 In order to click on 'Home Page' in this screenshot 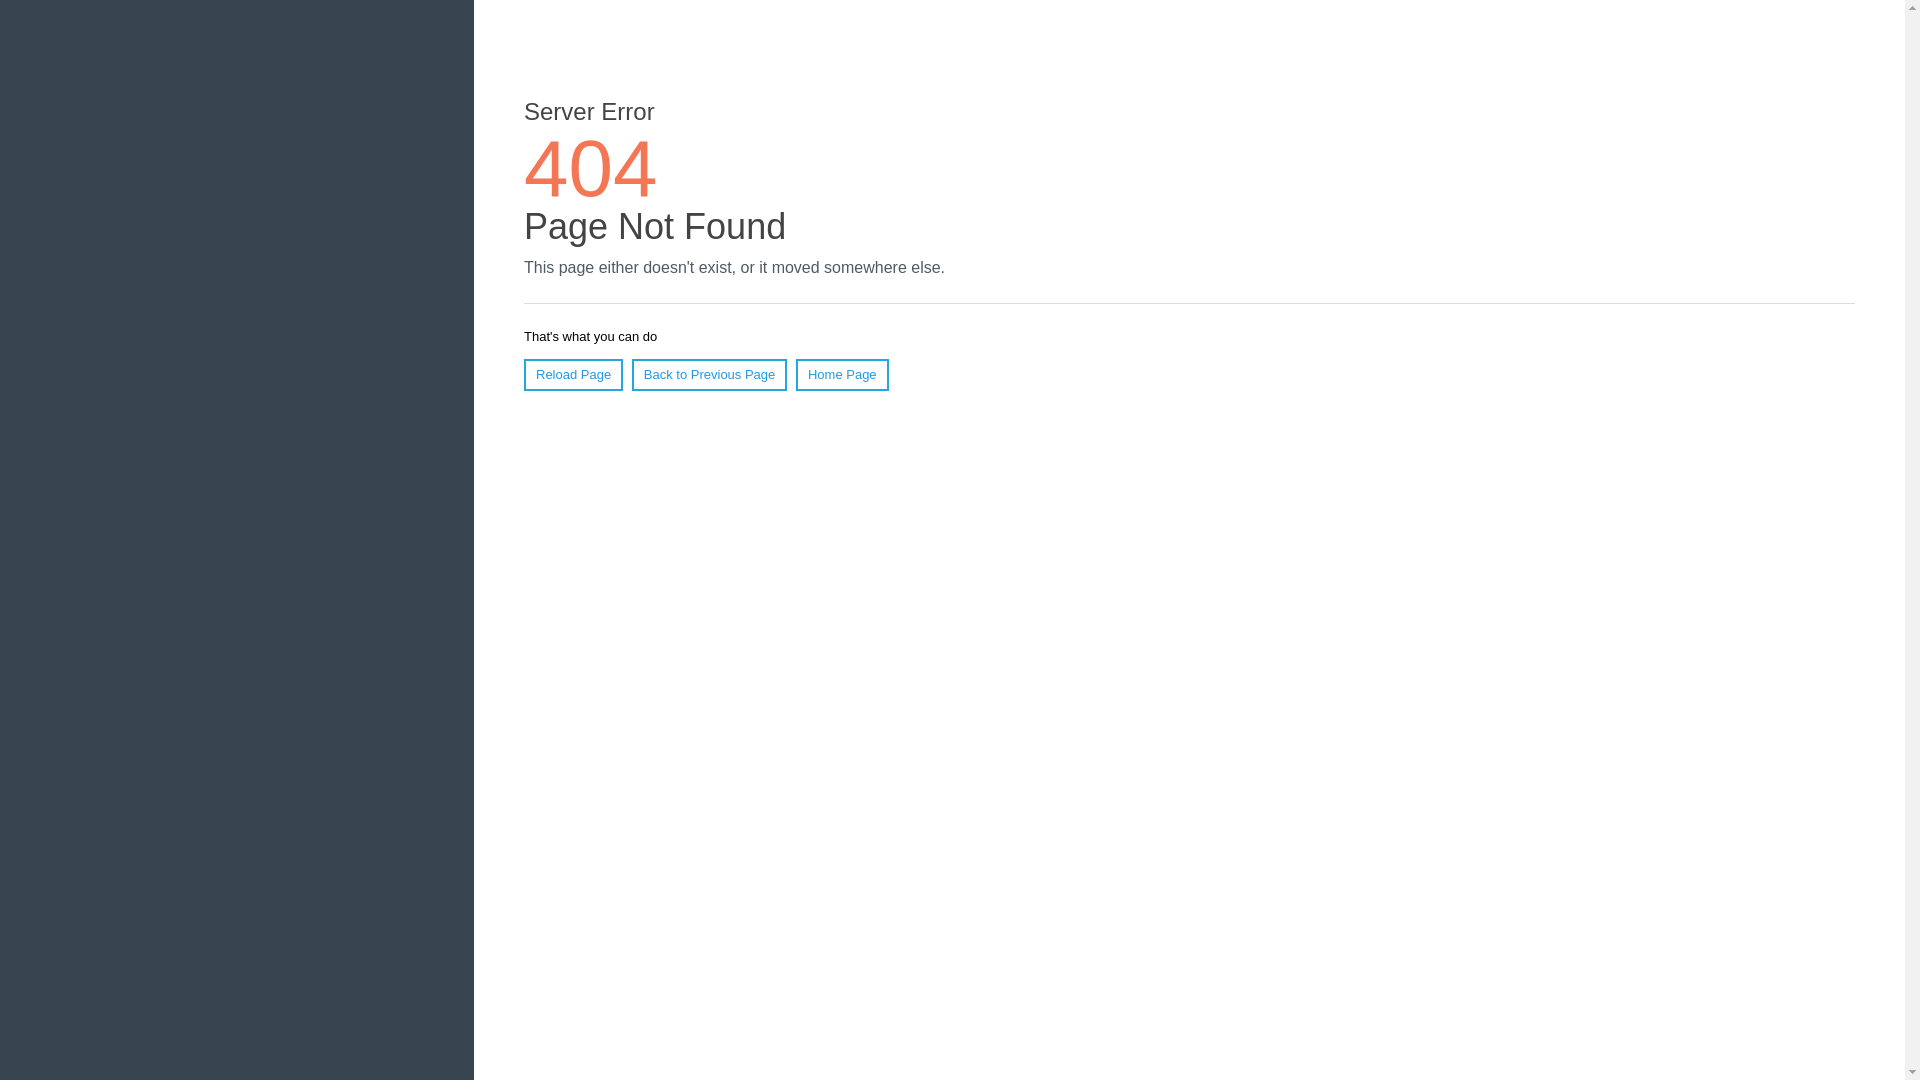, I will do `click(842, 374)`.